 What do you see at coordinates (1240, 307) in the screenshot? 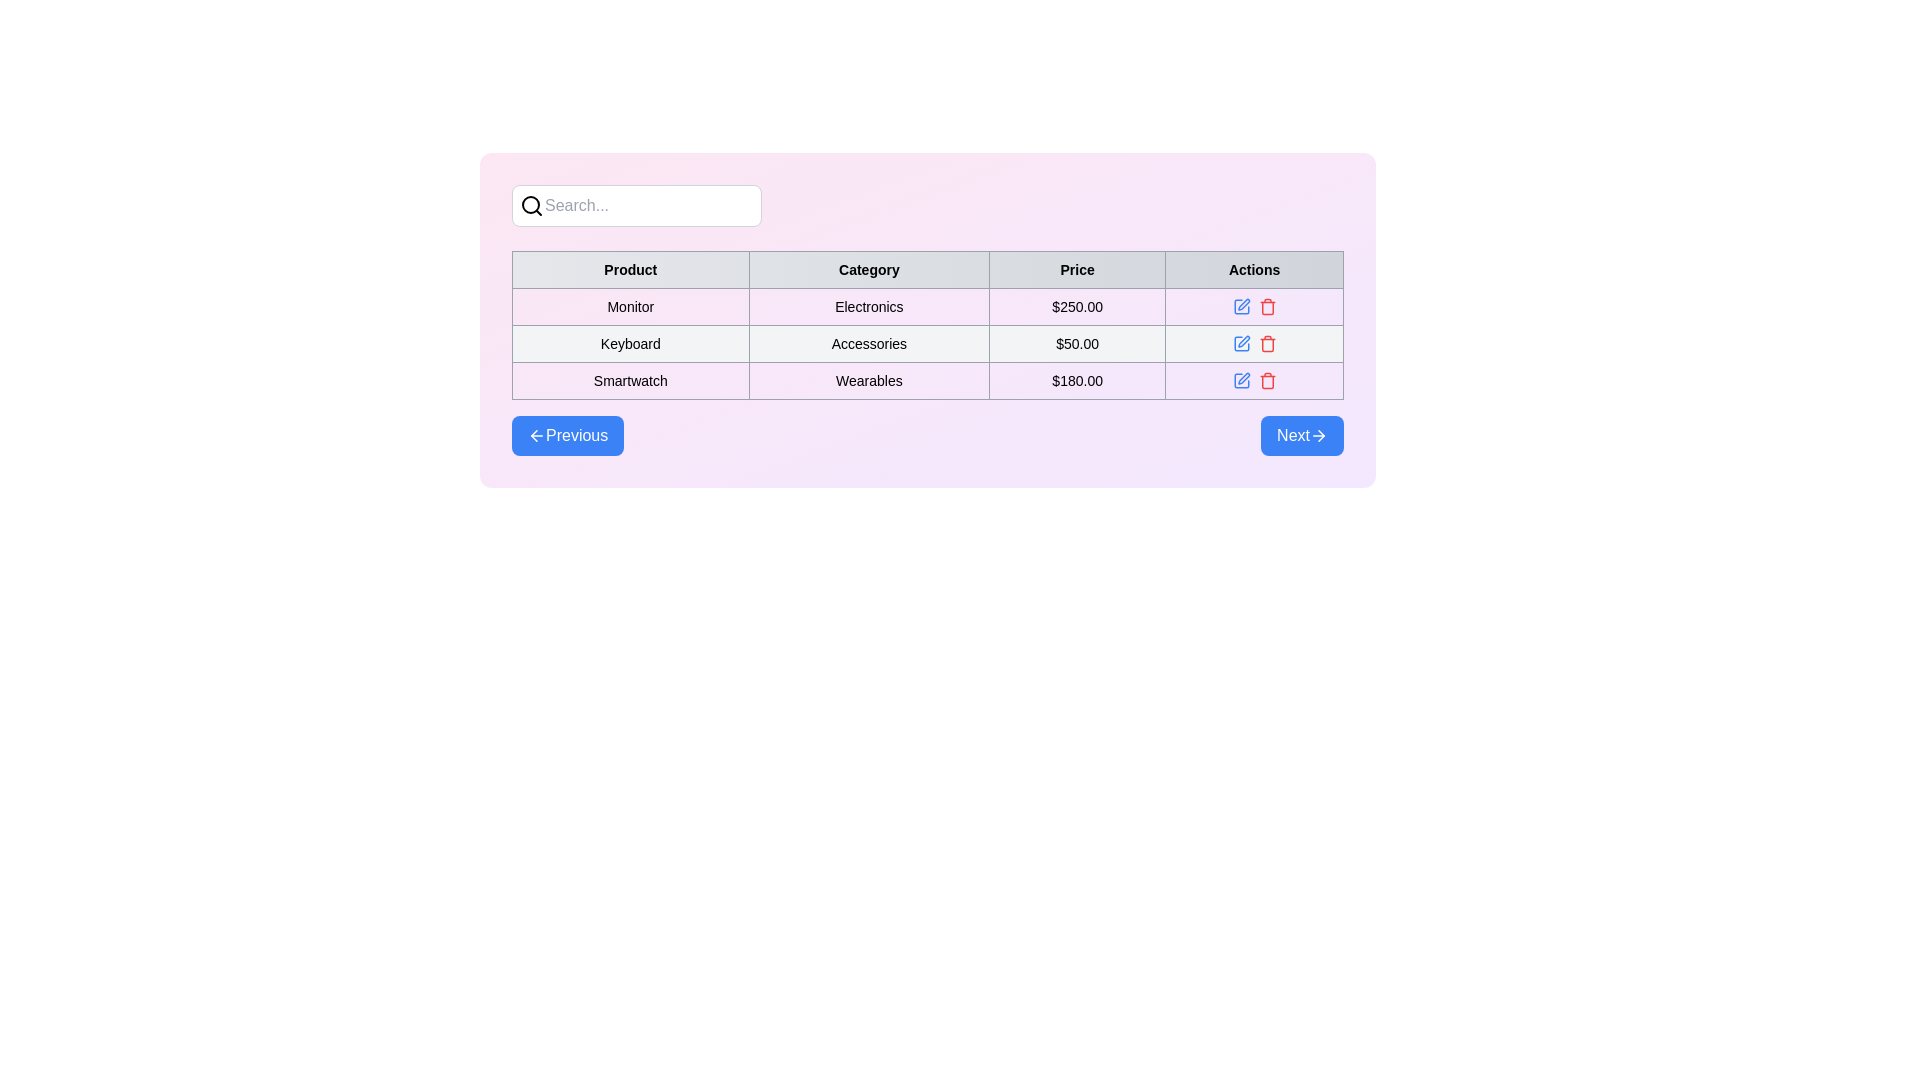
I see `the edit button, which is the first interactive icon in the 'Actions' column of the first row in the table, to initiate the edit action` at bounding box center [1240, 307].